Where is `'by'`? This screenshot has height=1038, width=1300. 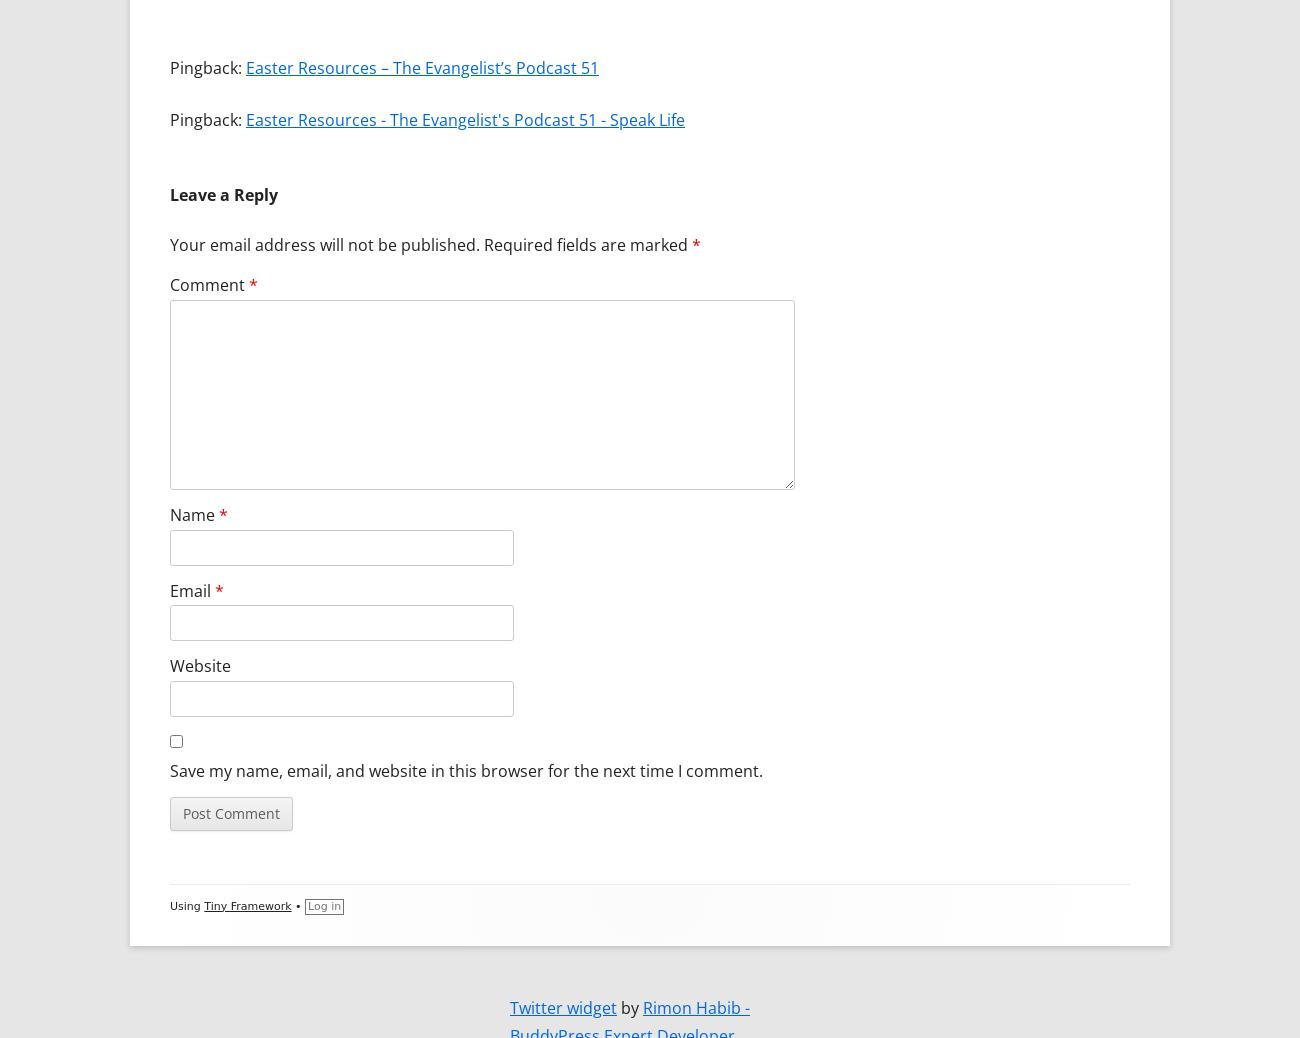
'by' is located at coordinates (616, 1006).